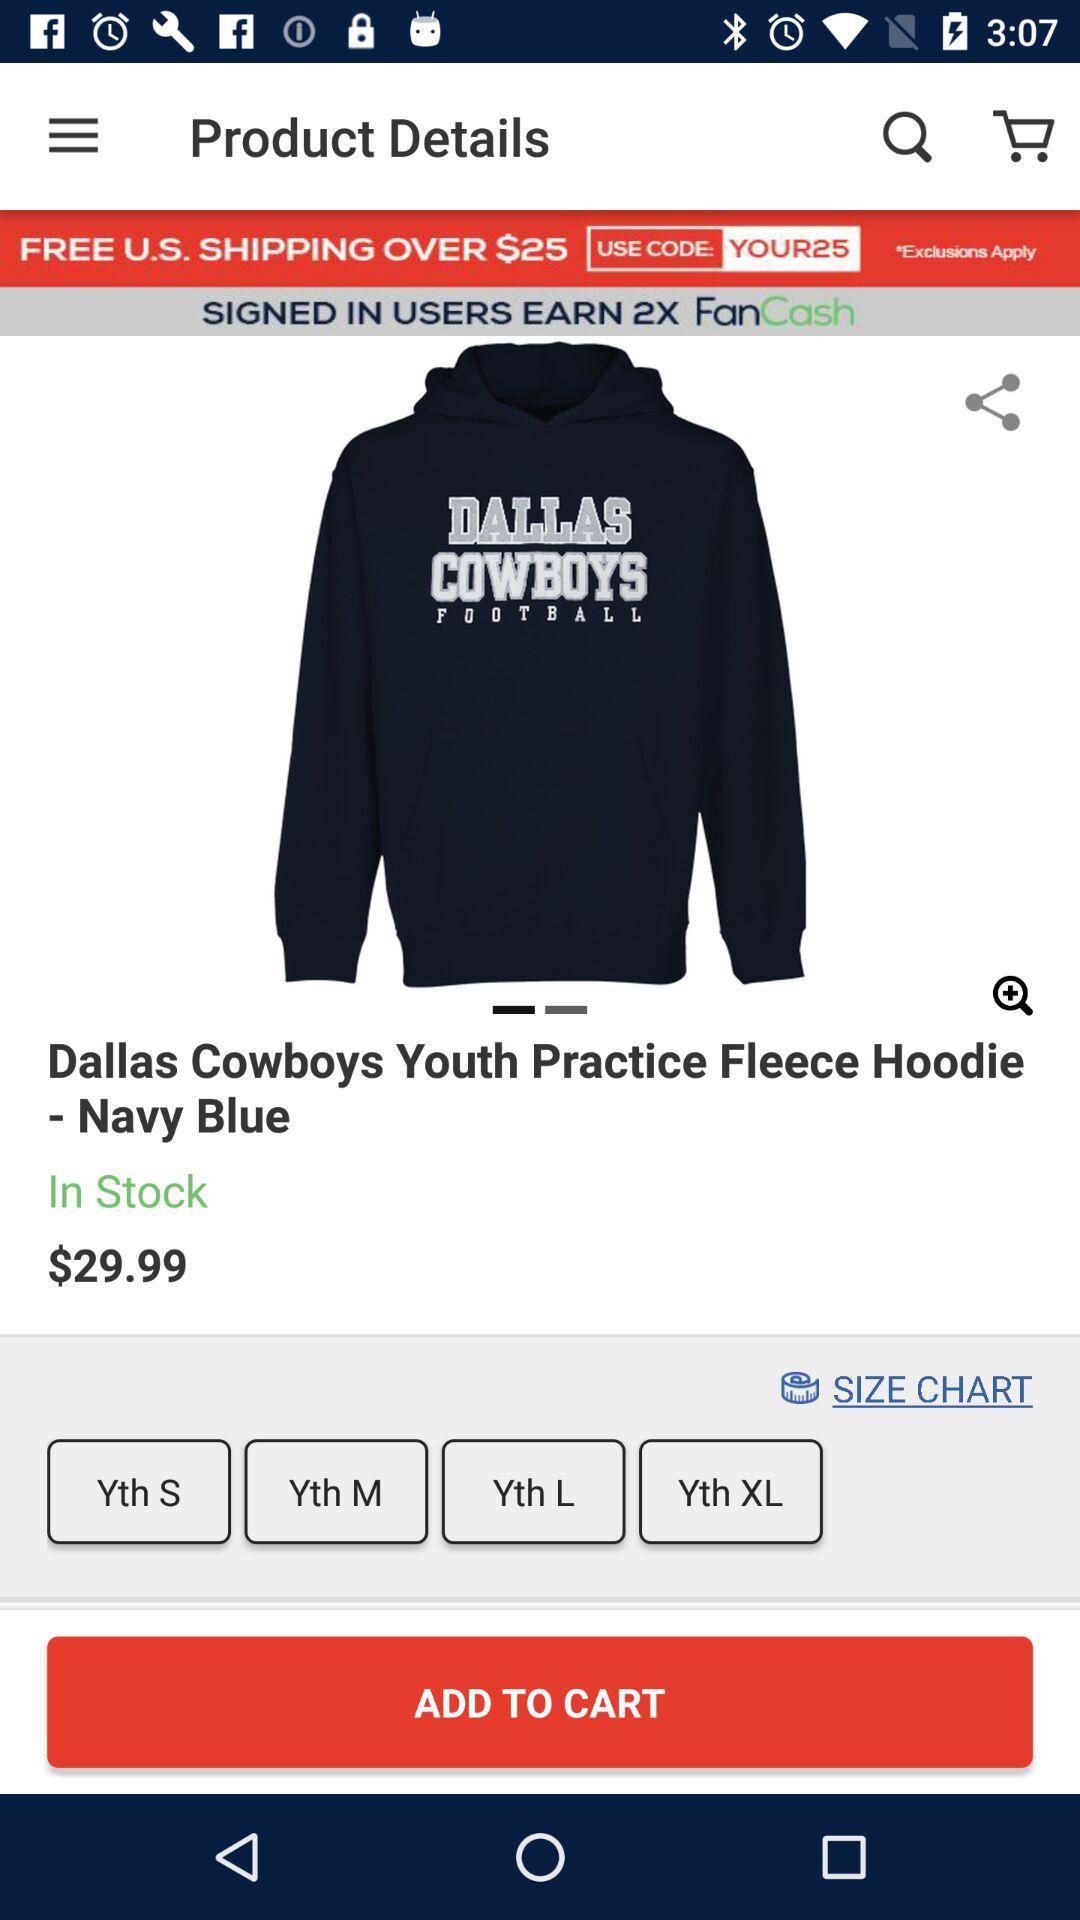 The image size is (1080, 1920). What do you see at coordinates (992, 401) in the screenshot?
I see `the share icon` at bounding box center [992, 401].